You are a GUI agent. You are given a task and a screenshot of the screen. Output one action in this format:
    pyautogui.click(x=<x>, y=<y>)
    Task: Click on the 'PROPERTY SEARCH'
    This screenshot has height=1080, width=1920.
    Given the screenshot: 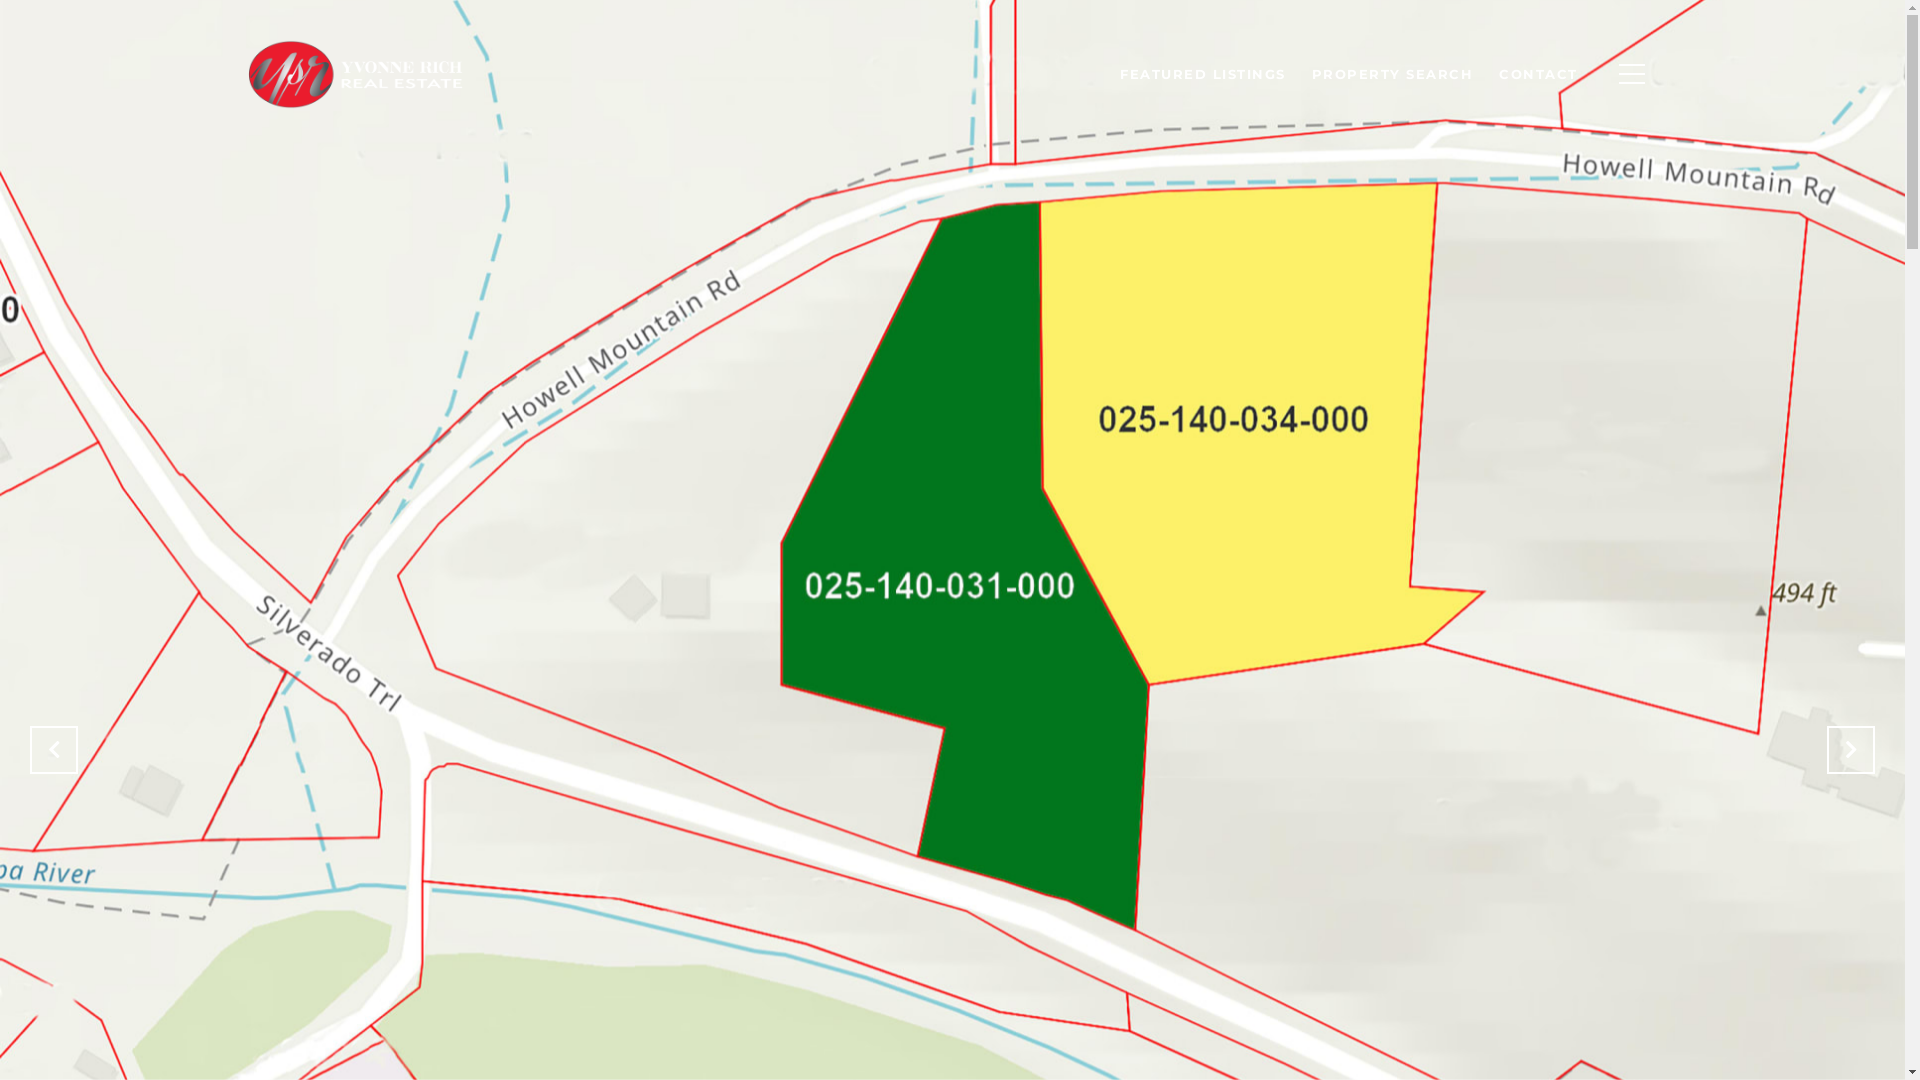 What is the action you would take?
    pyautogui.click(x=1297, y=72)
    